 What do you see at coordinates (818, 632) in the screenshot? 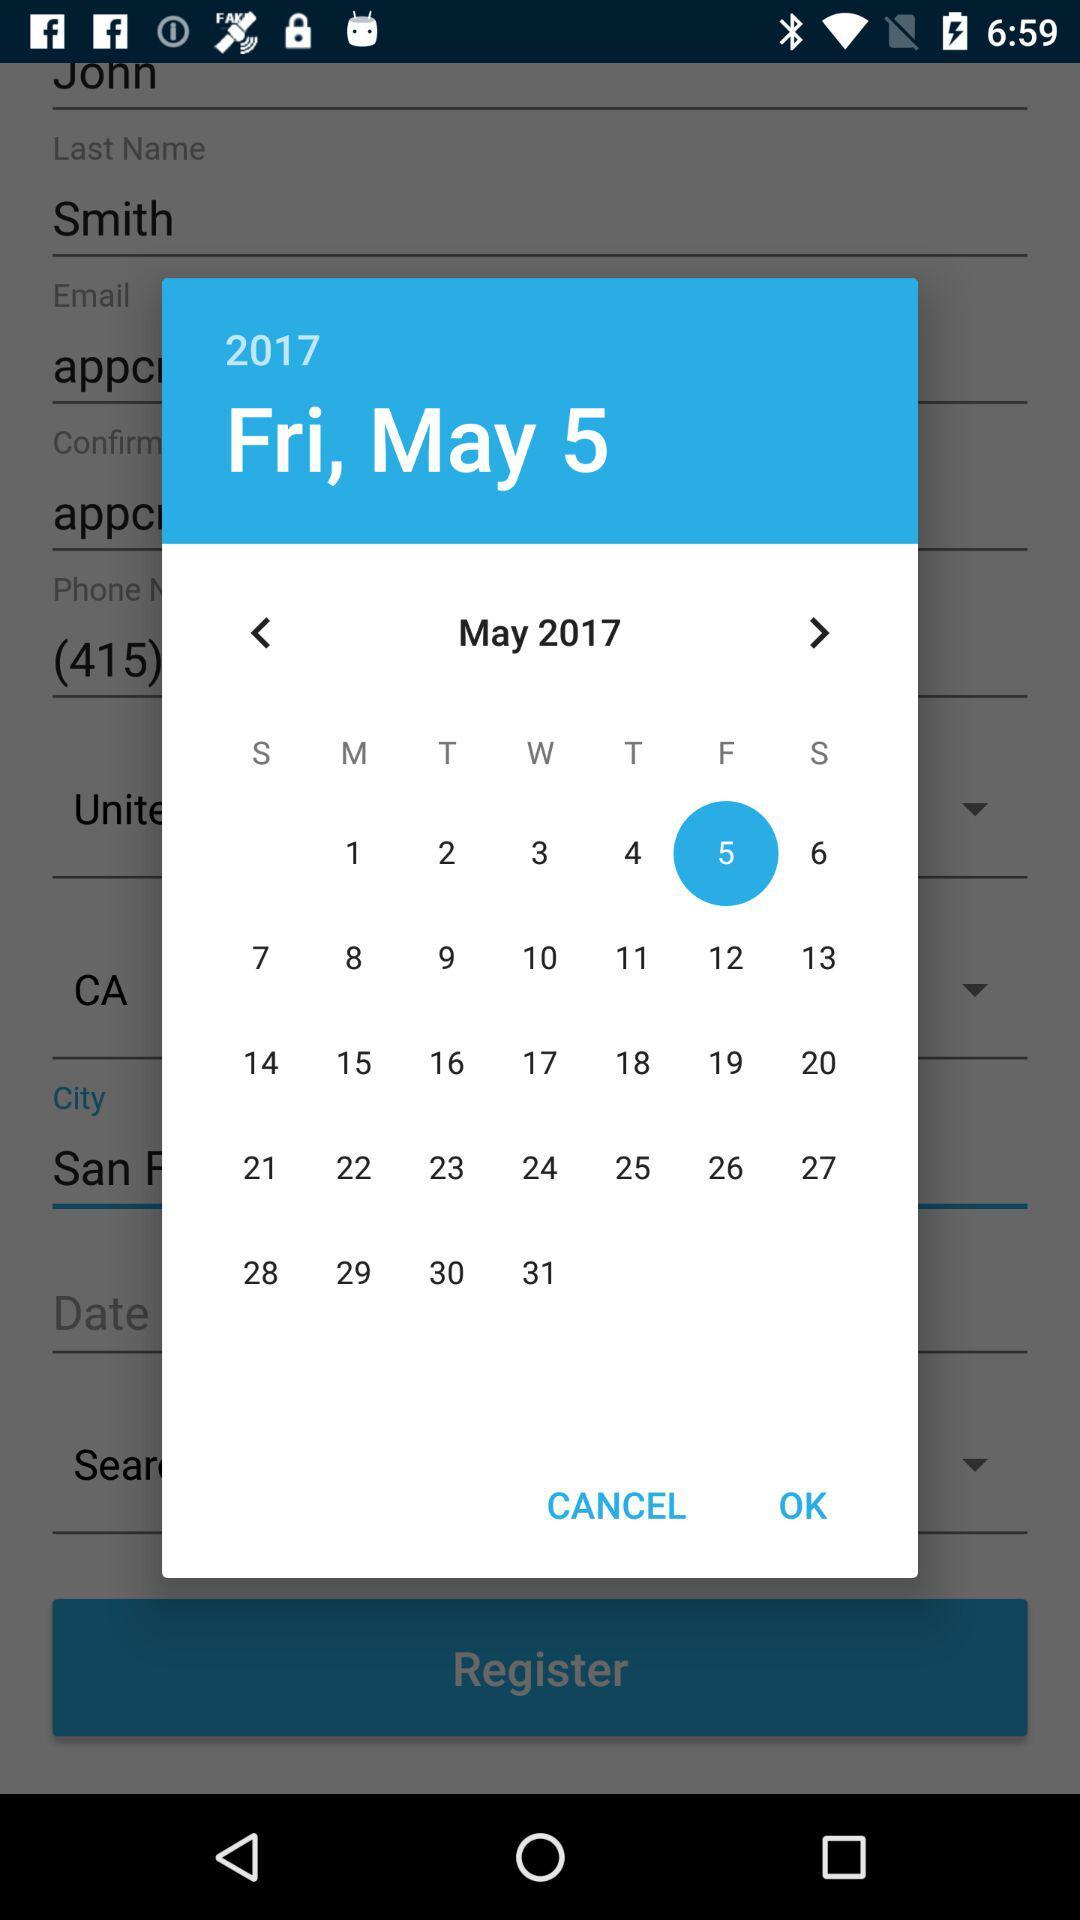
I see `the icon below the 2017 item` at bounding box center [818, 632].